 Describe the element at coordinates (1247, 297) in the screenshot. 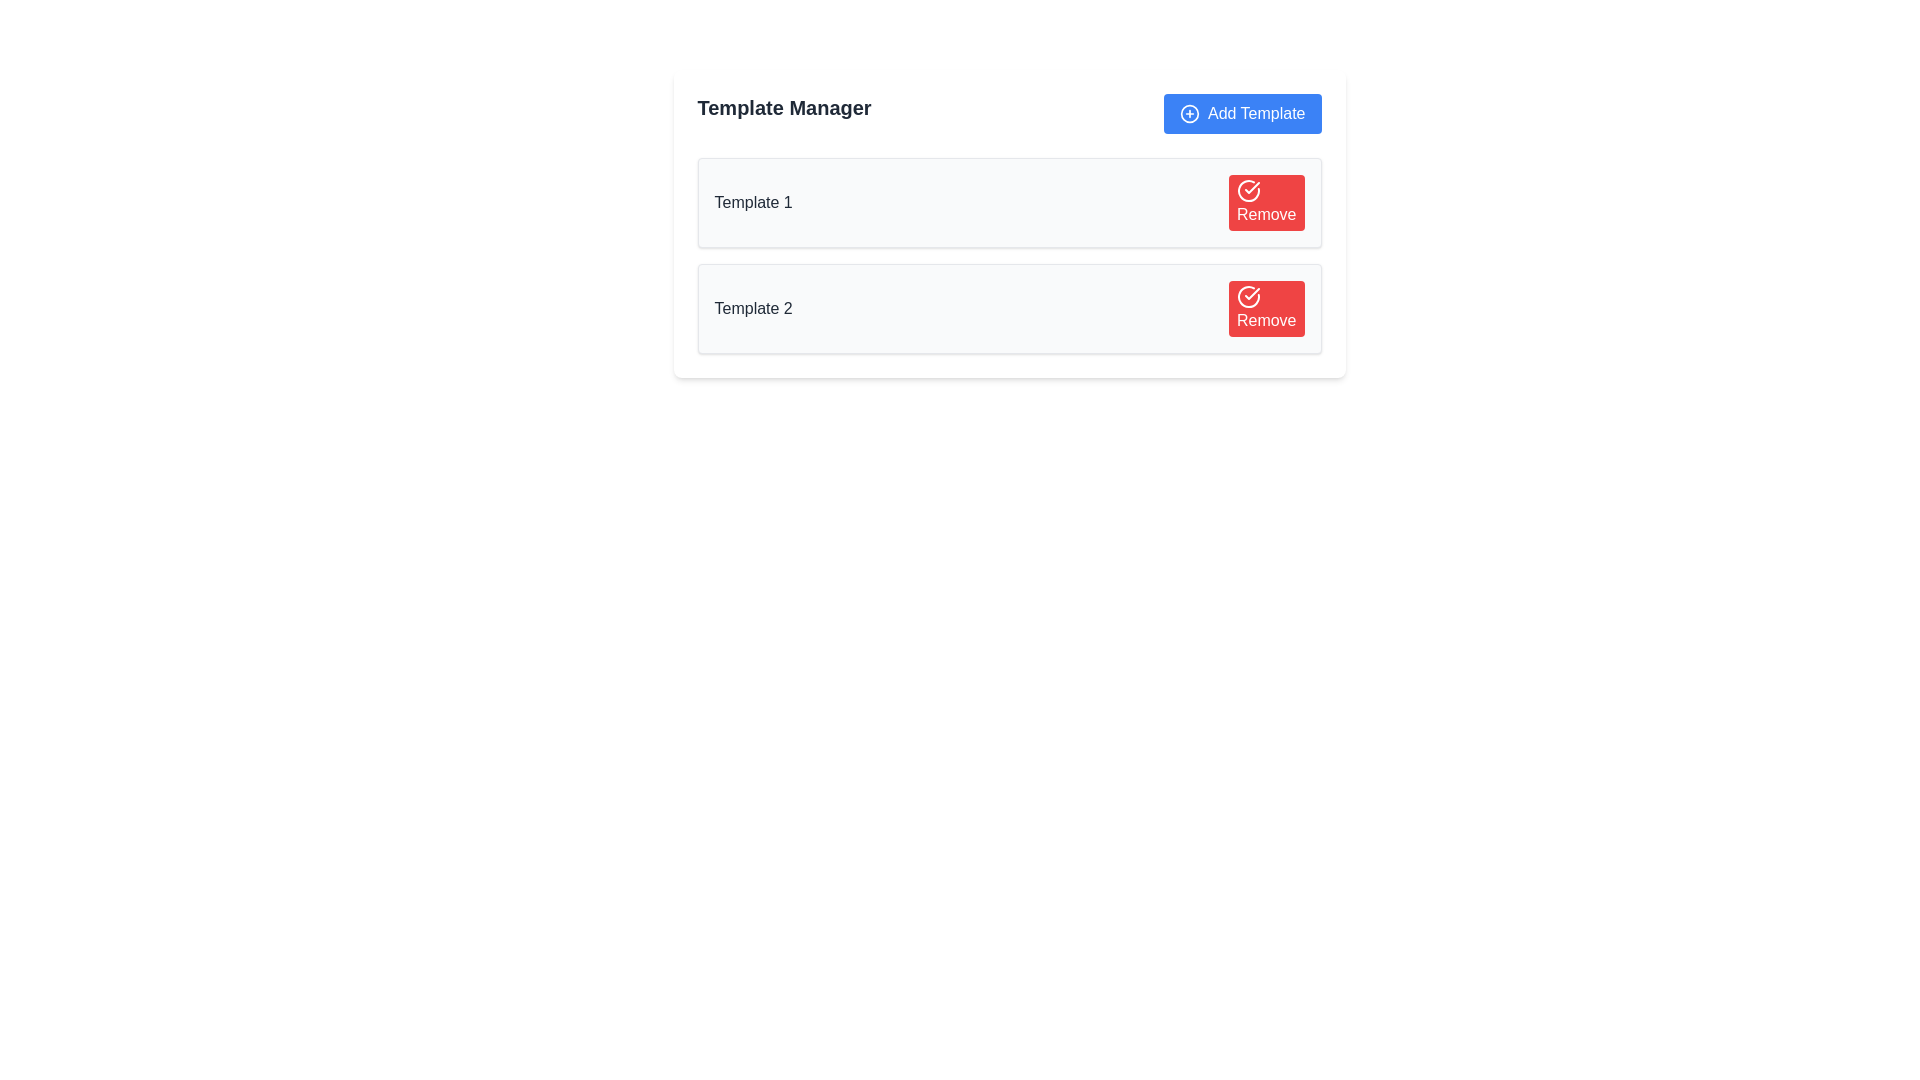

I see `the confirmation icon inside the red-colored 'Remove' button located on the far-right side of the 'Template Manager' interface` at that location.